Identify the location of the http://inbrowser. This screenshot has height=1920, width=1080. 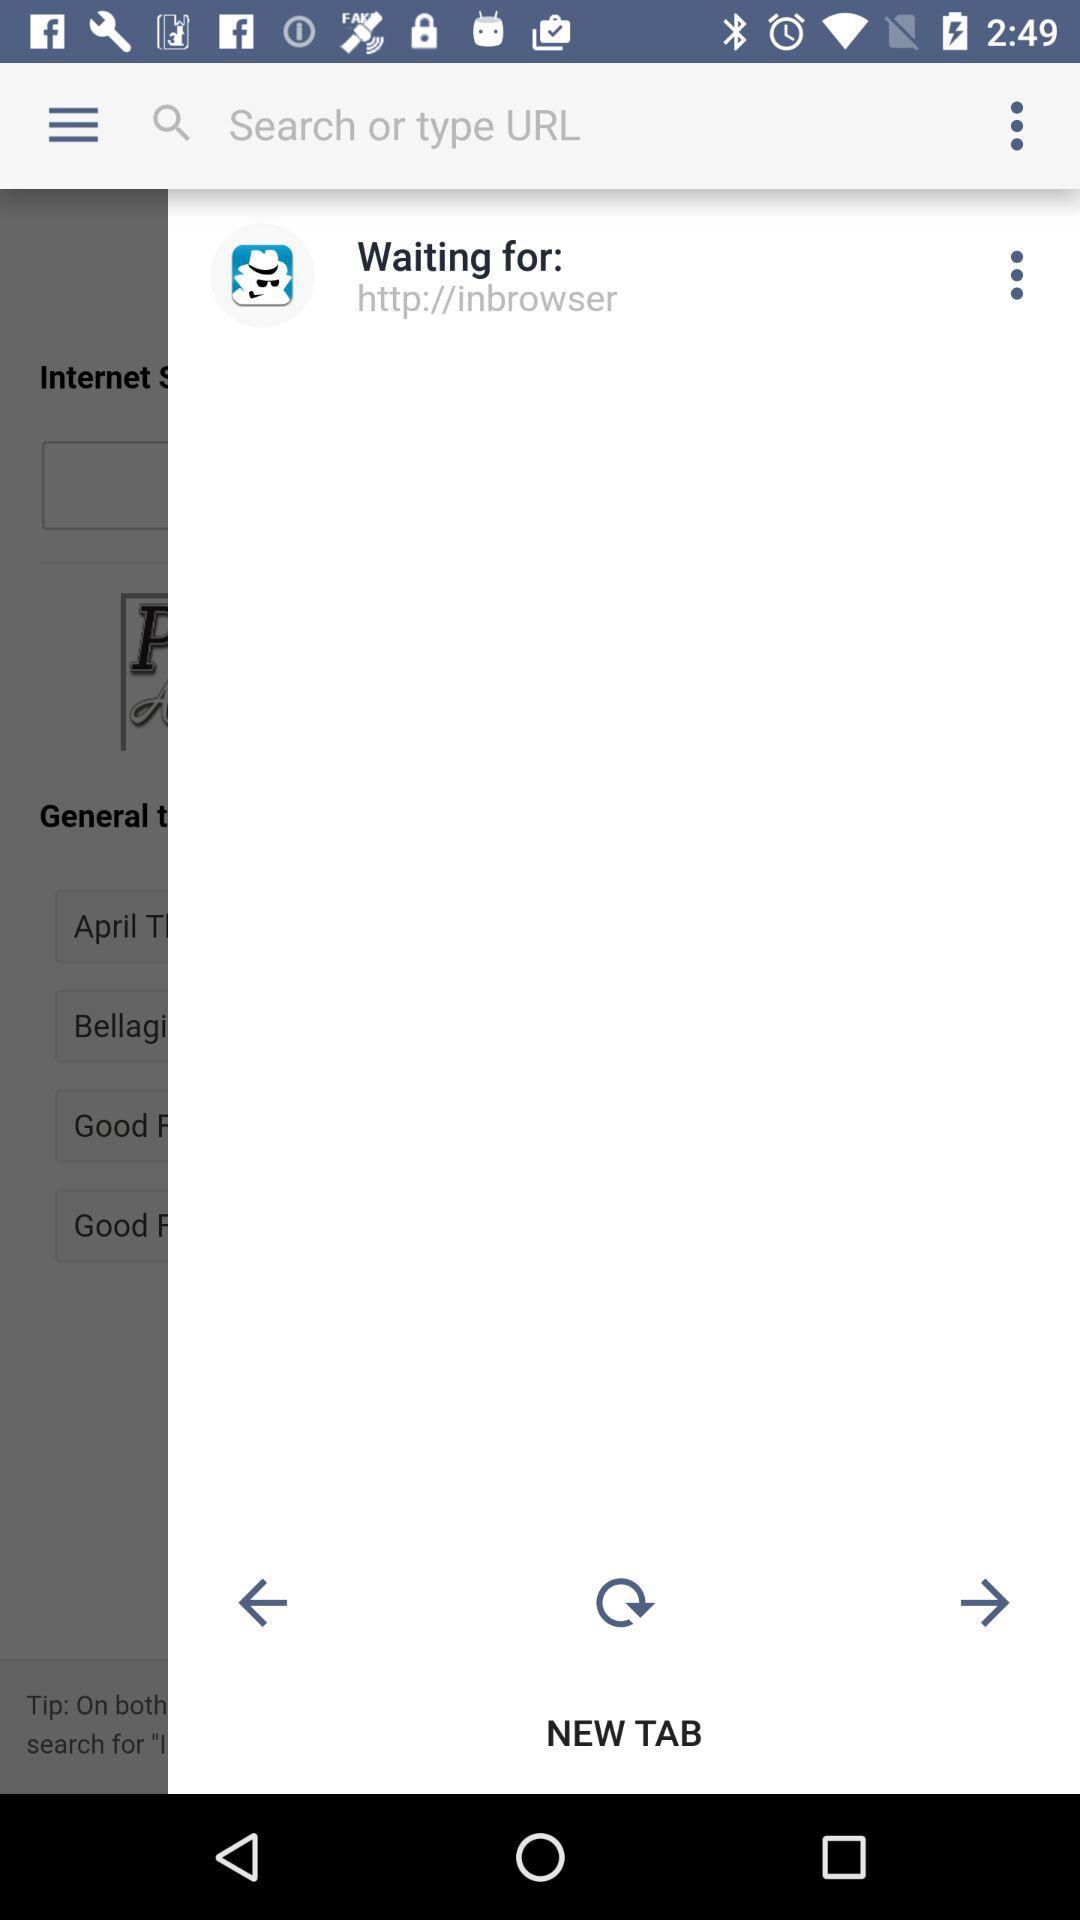
(487, 296).